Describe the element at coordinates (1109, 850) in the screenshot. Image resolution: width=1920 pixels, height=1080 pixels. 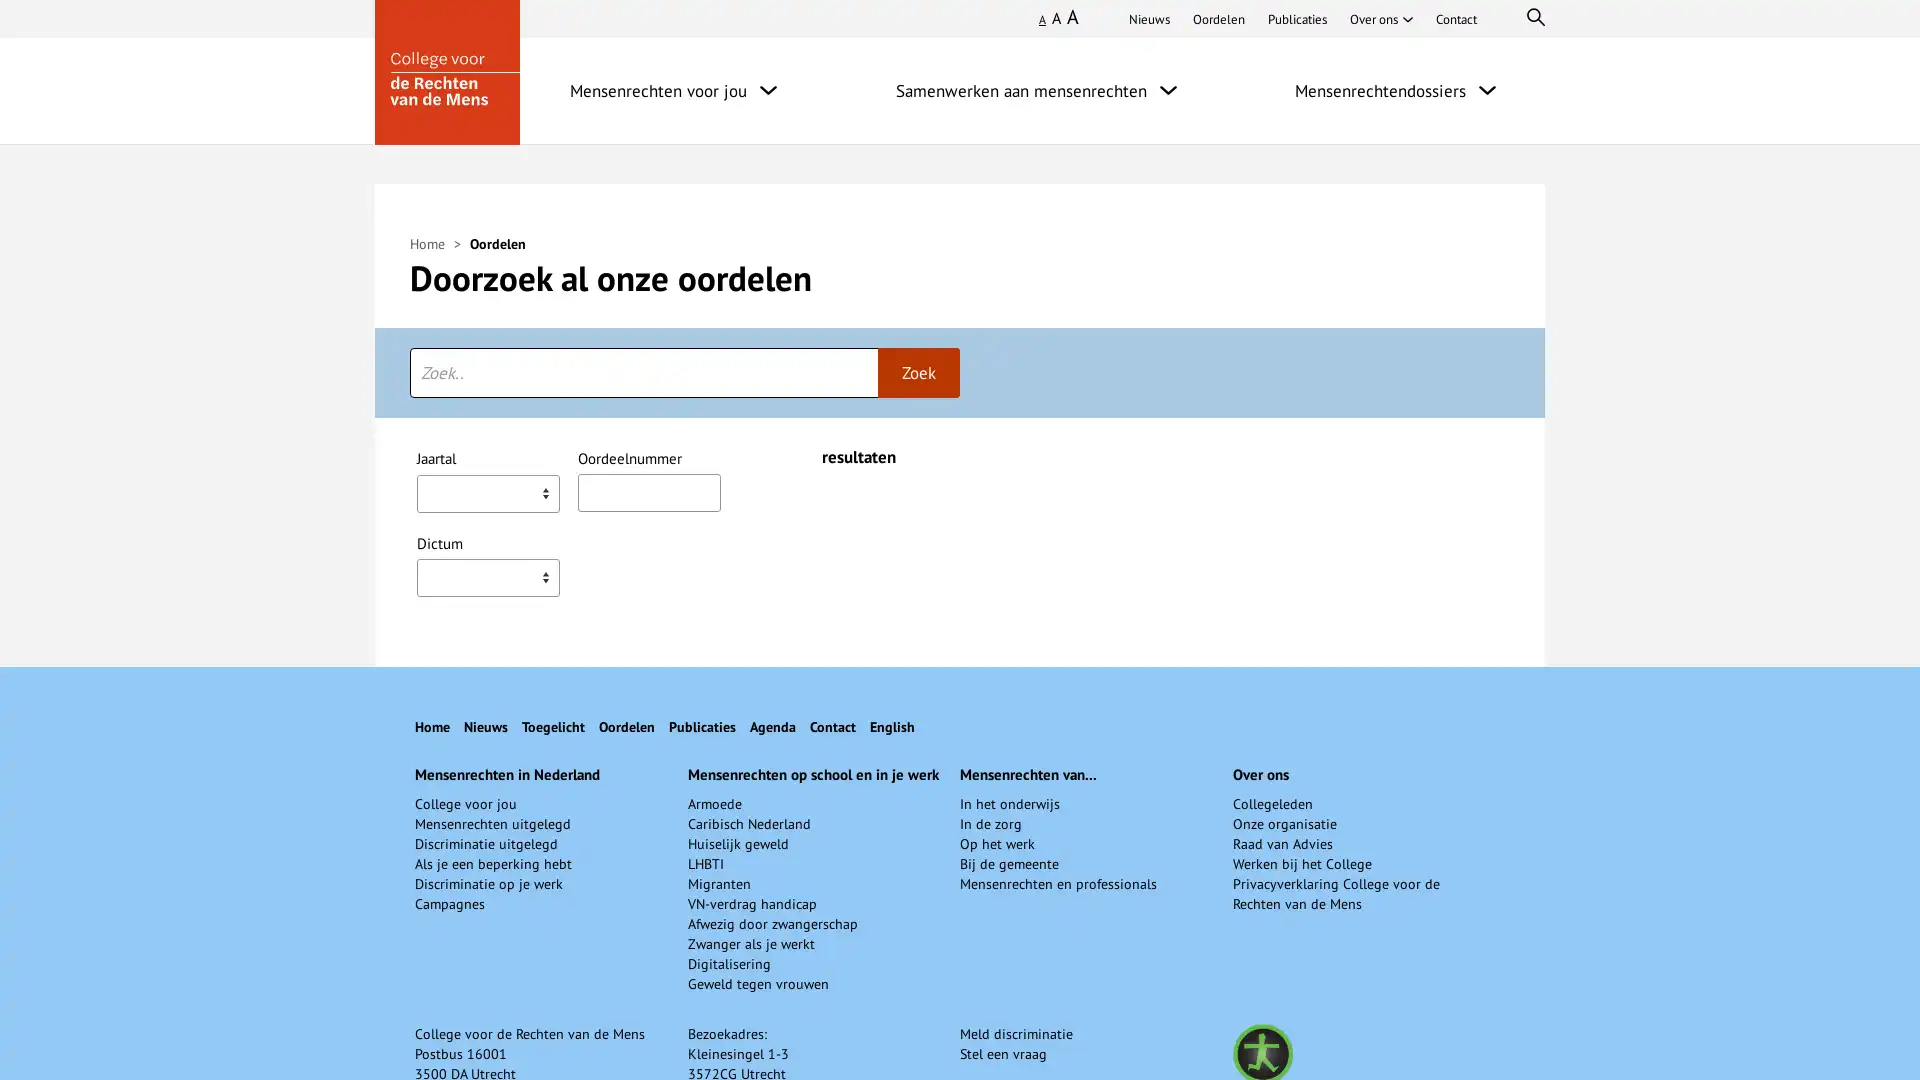
I see `Arbeid` at that location.